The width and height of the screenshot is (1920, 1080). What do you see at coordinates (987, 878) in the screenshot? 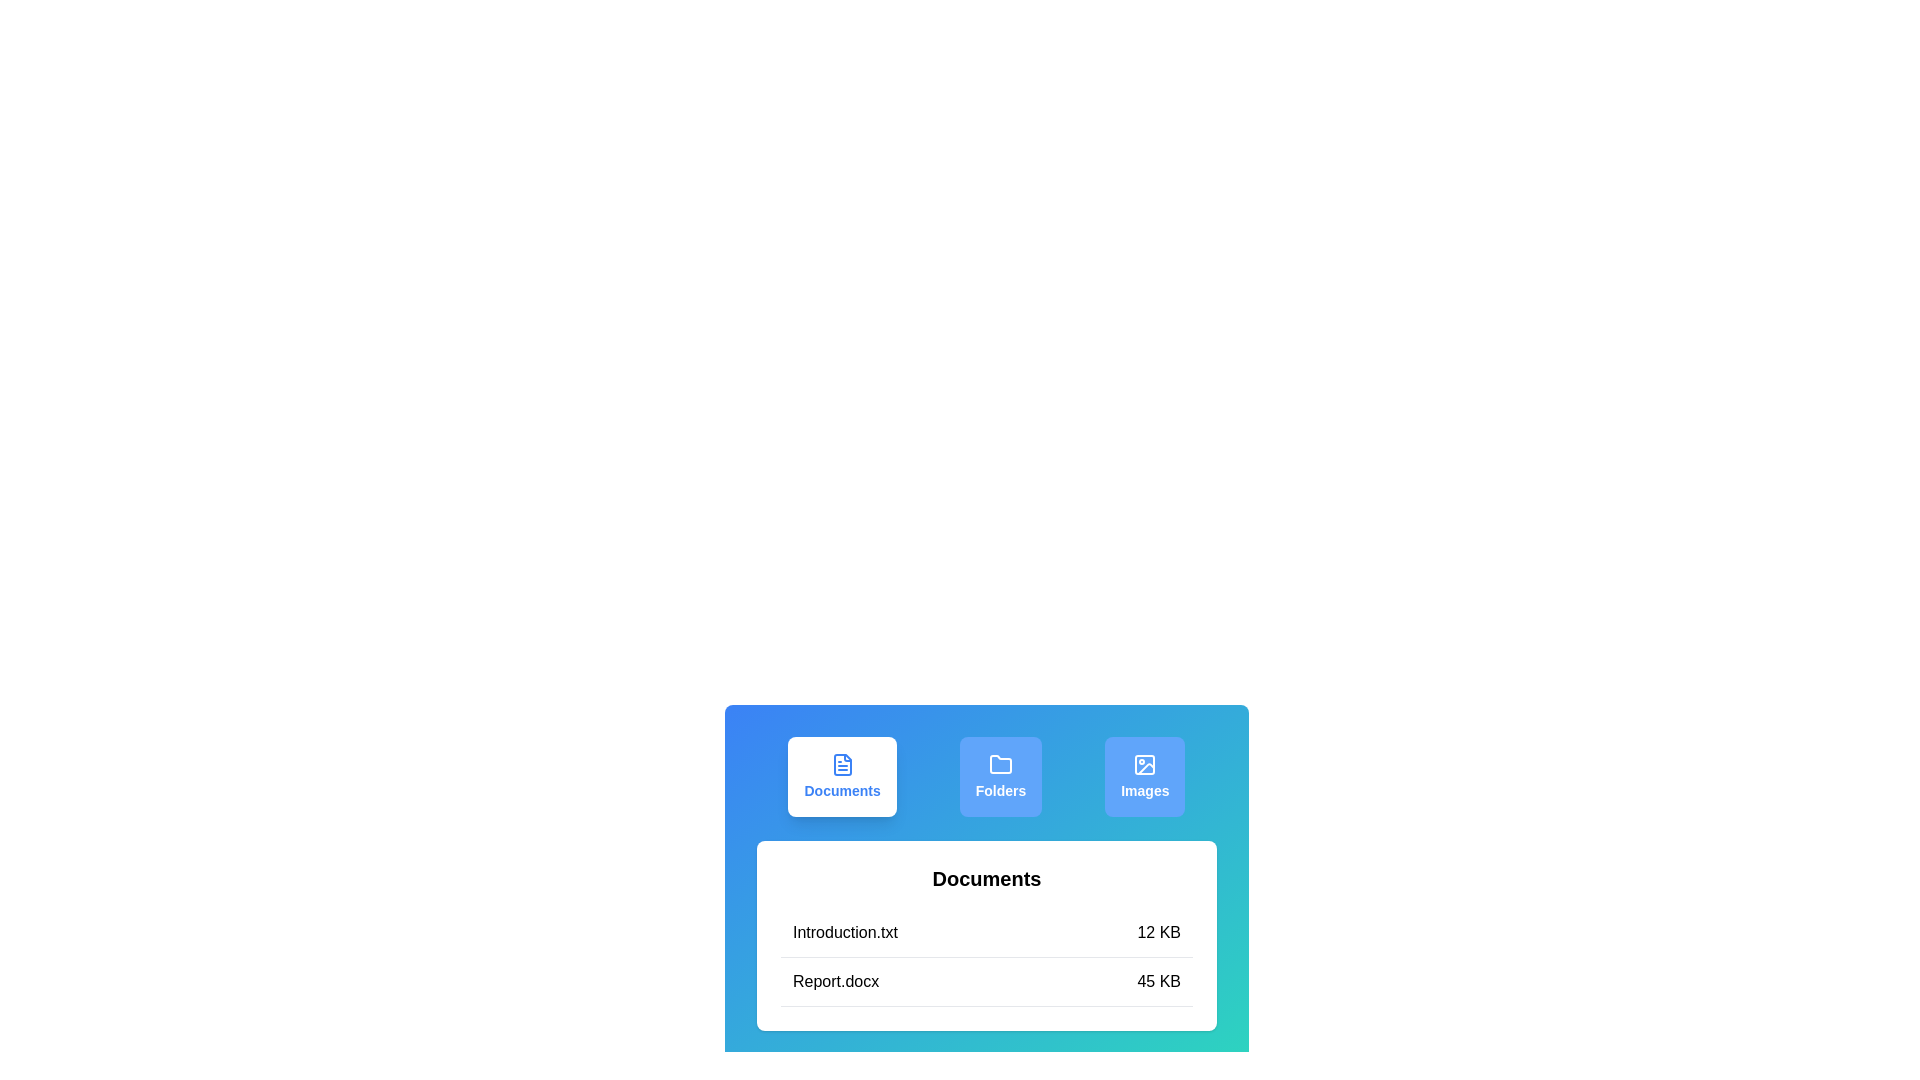
I see `the non-interactive Text Label indicating 'Documents', which is visually distinct and serves as a title for the associated items below it` at bounding box center [987, 878].